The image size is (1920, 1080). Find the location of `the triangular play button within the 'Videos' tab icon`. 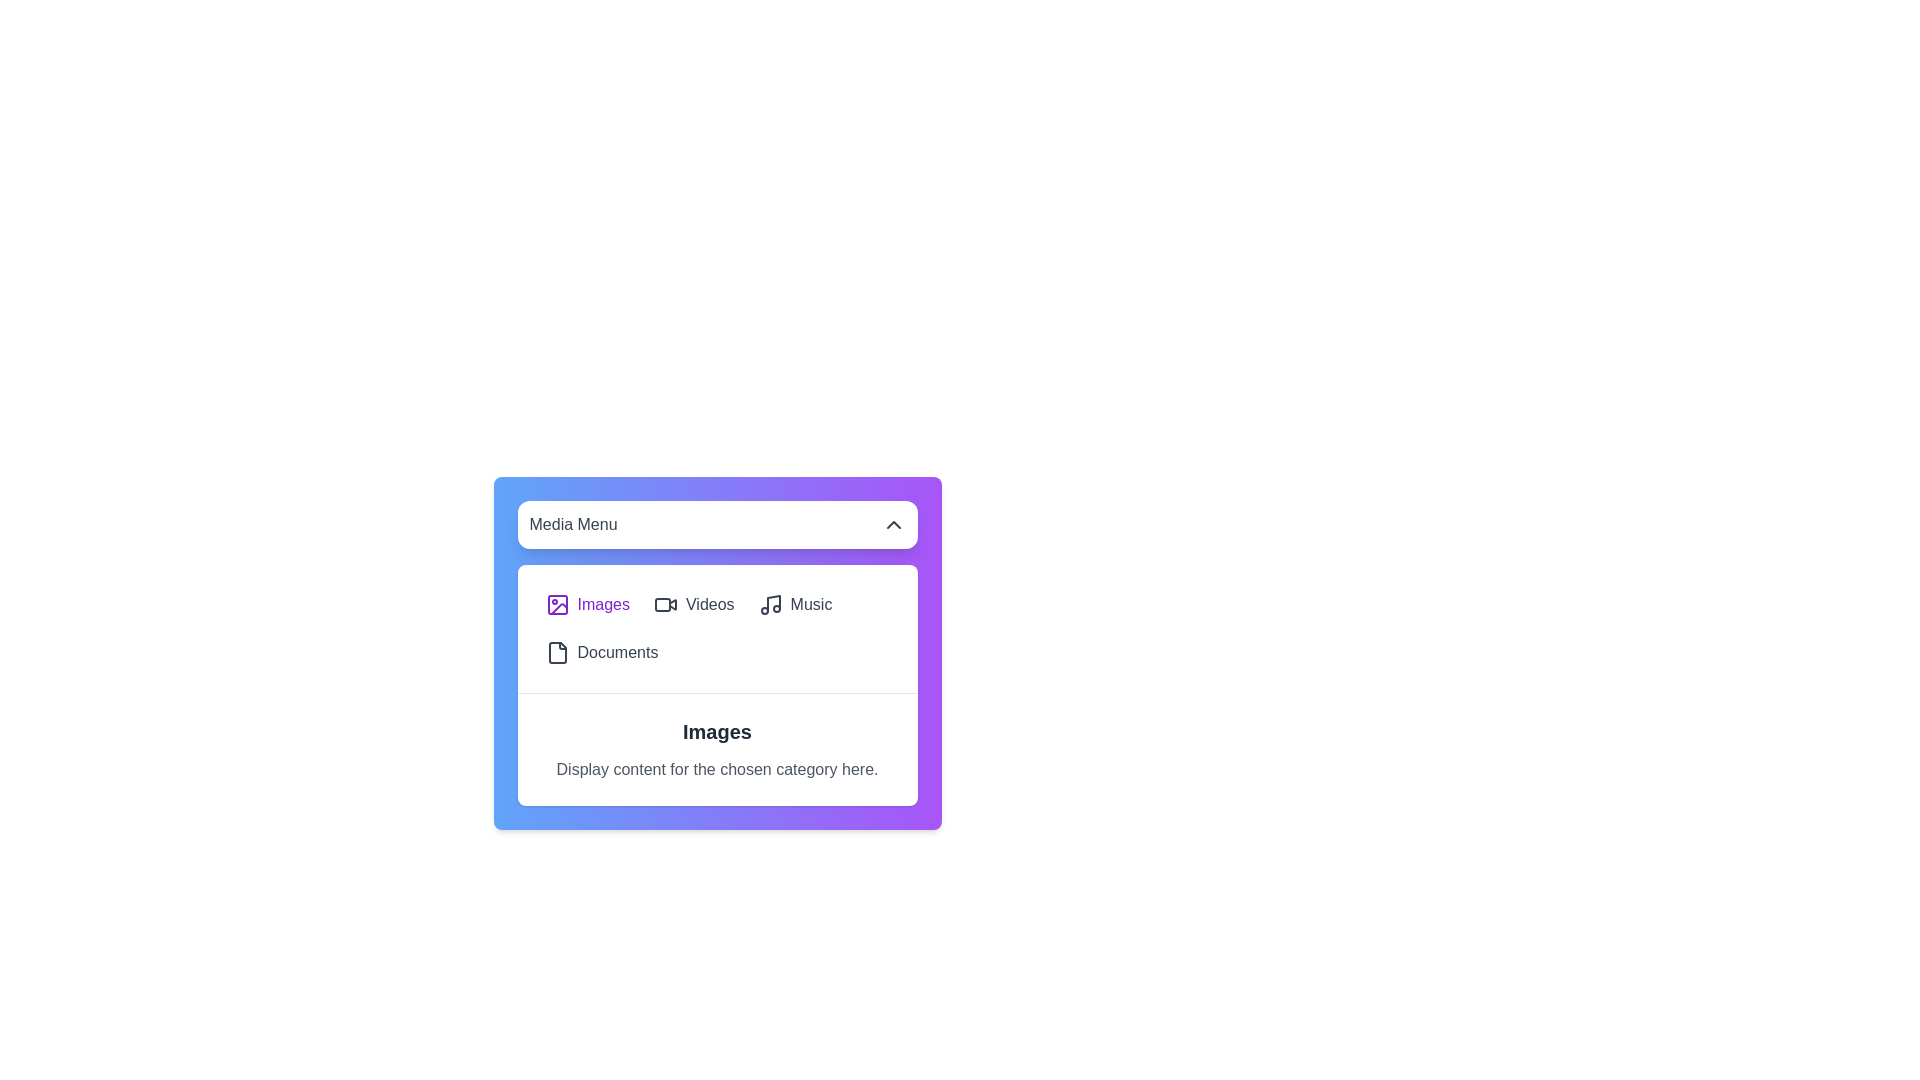

the triangular play button within the 'Videos' tab icon is located at coordinates (672, 604).